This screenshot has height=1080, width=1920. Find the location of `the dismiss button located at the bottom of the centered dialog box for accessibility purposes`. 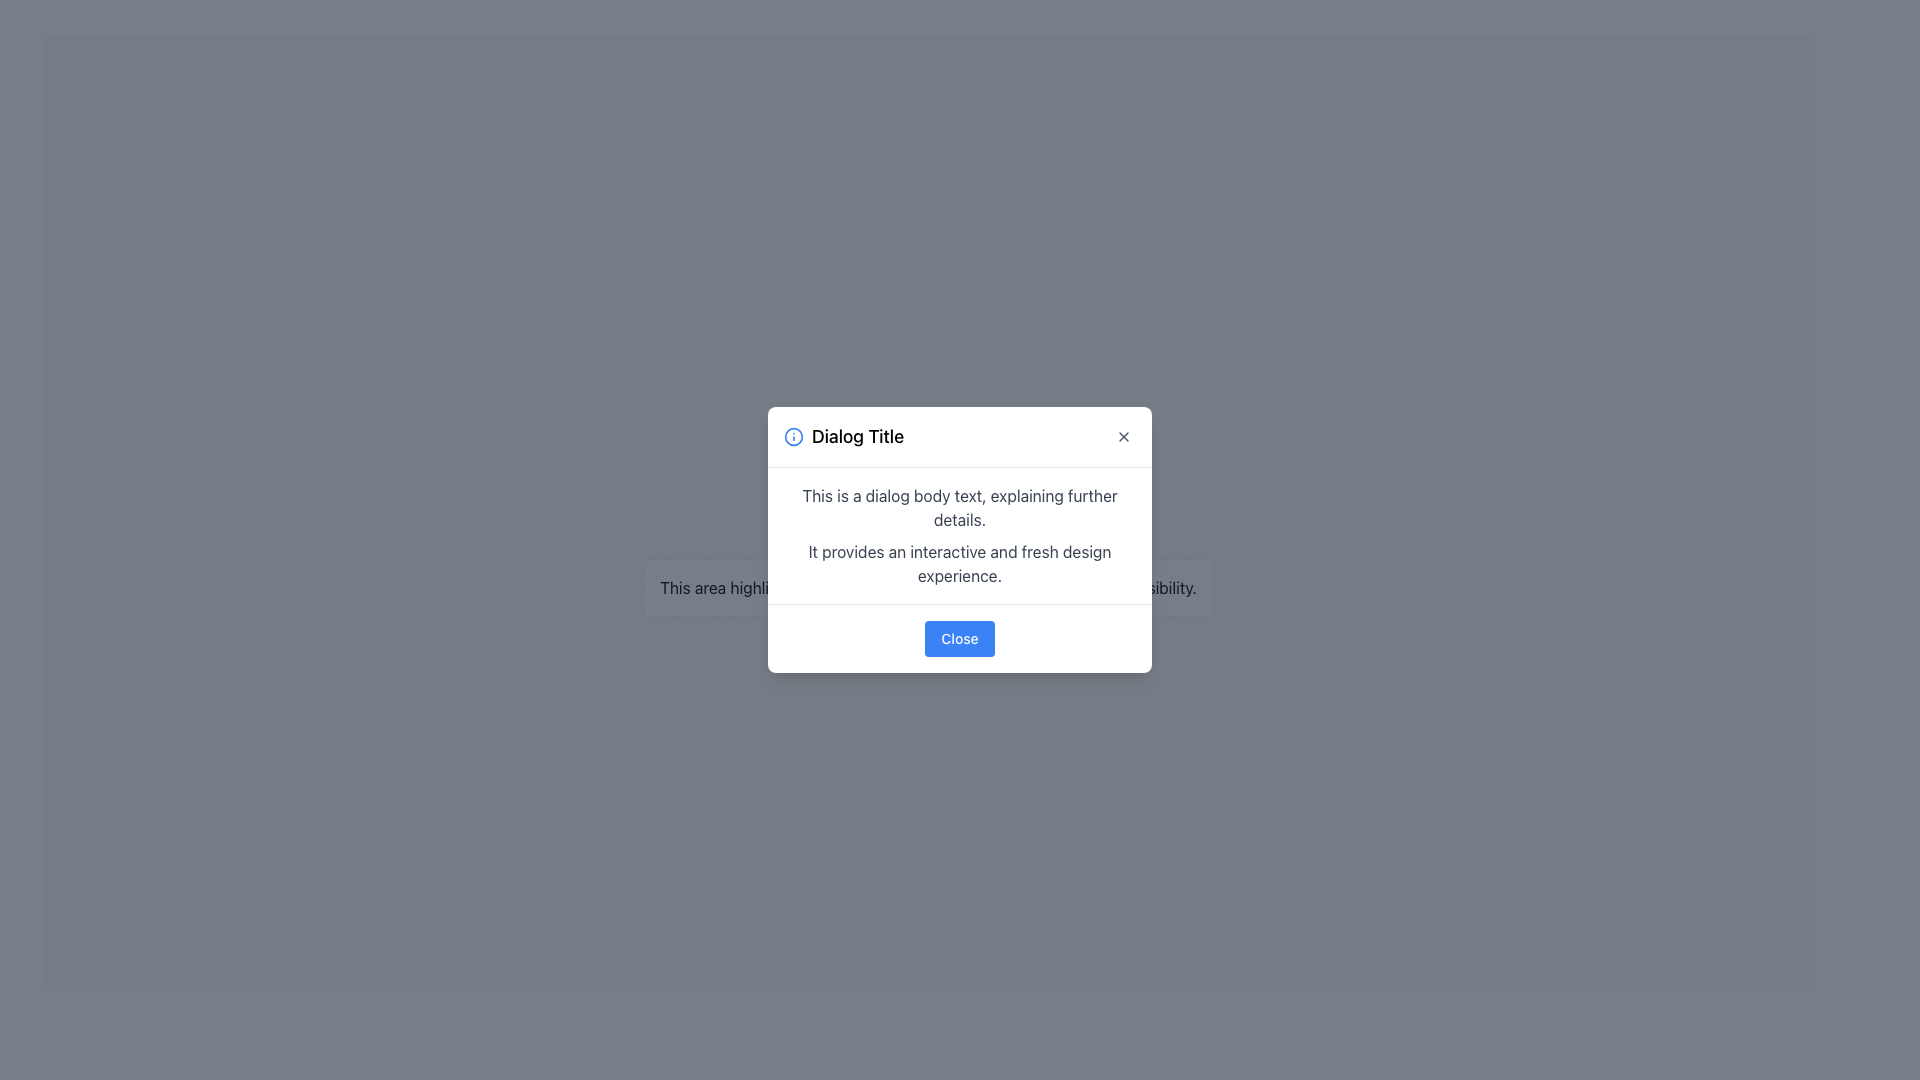

the dismiss button located at the bottom of the centered dialog box for accessibility purposes is located at coordinates (960, 637).